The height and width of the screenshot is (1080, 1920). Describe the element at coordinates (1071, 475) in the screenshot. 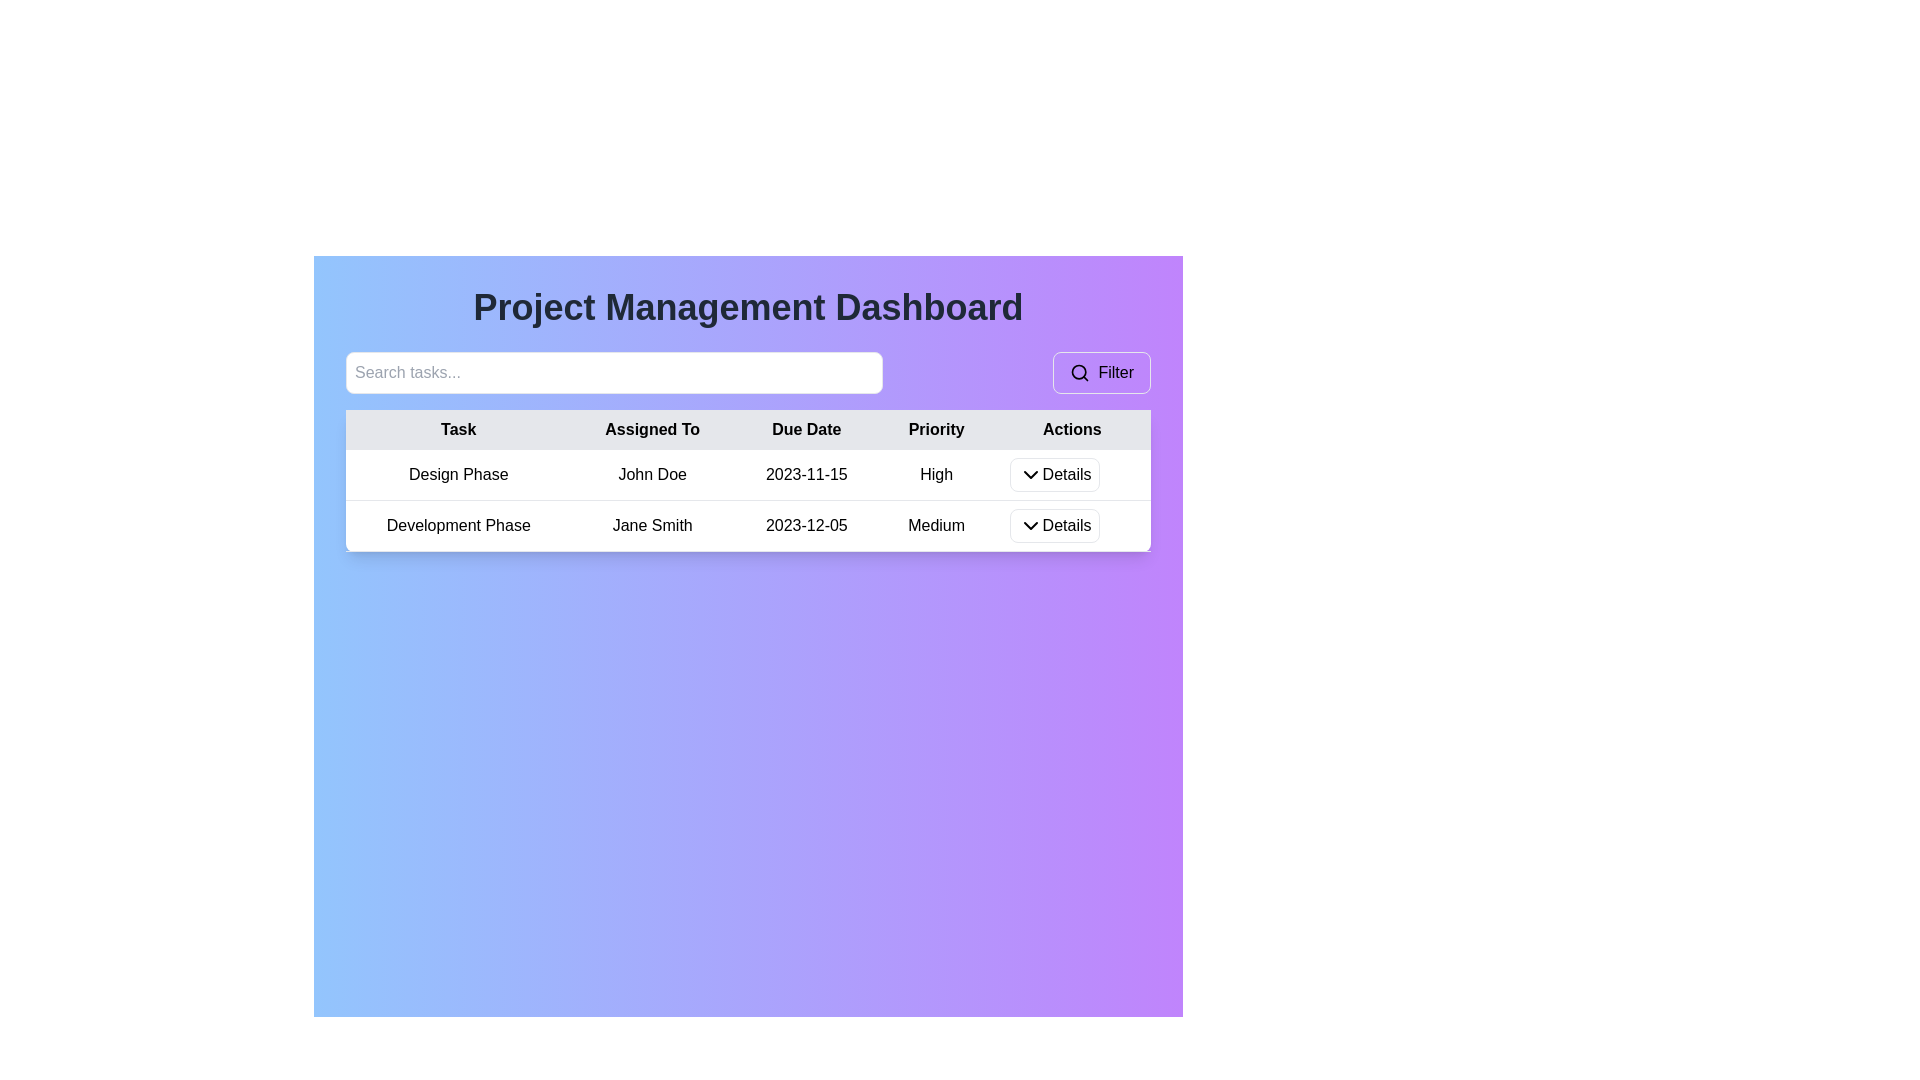

I see `the Dropdown button in the 'Actions' column of the first row in the 'Project Management Dashboard'` at that location.